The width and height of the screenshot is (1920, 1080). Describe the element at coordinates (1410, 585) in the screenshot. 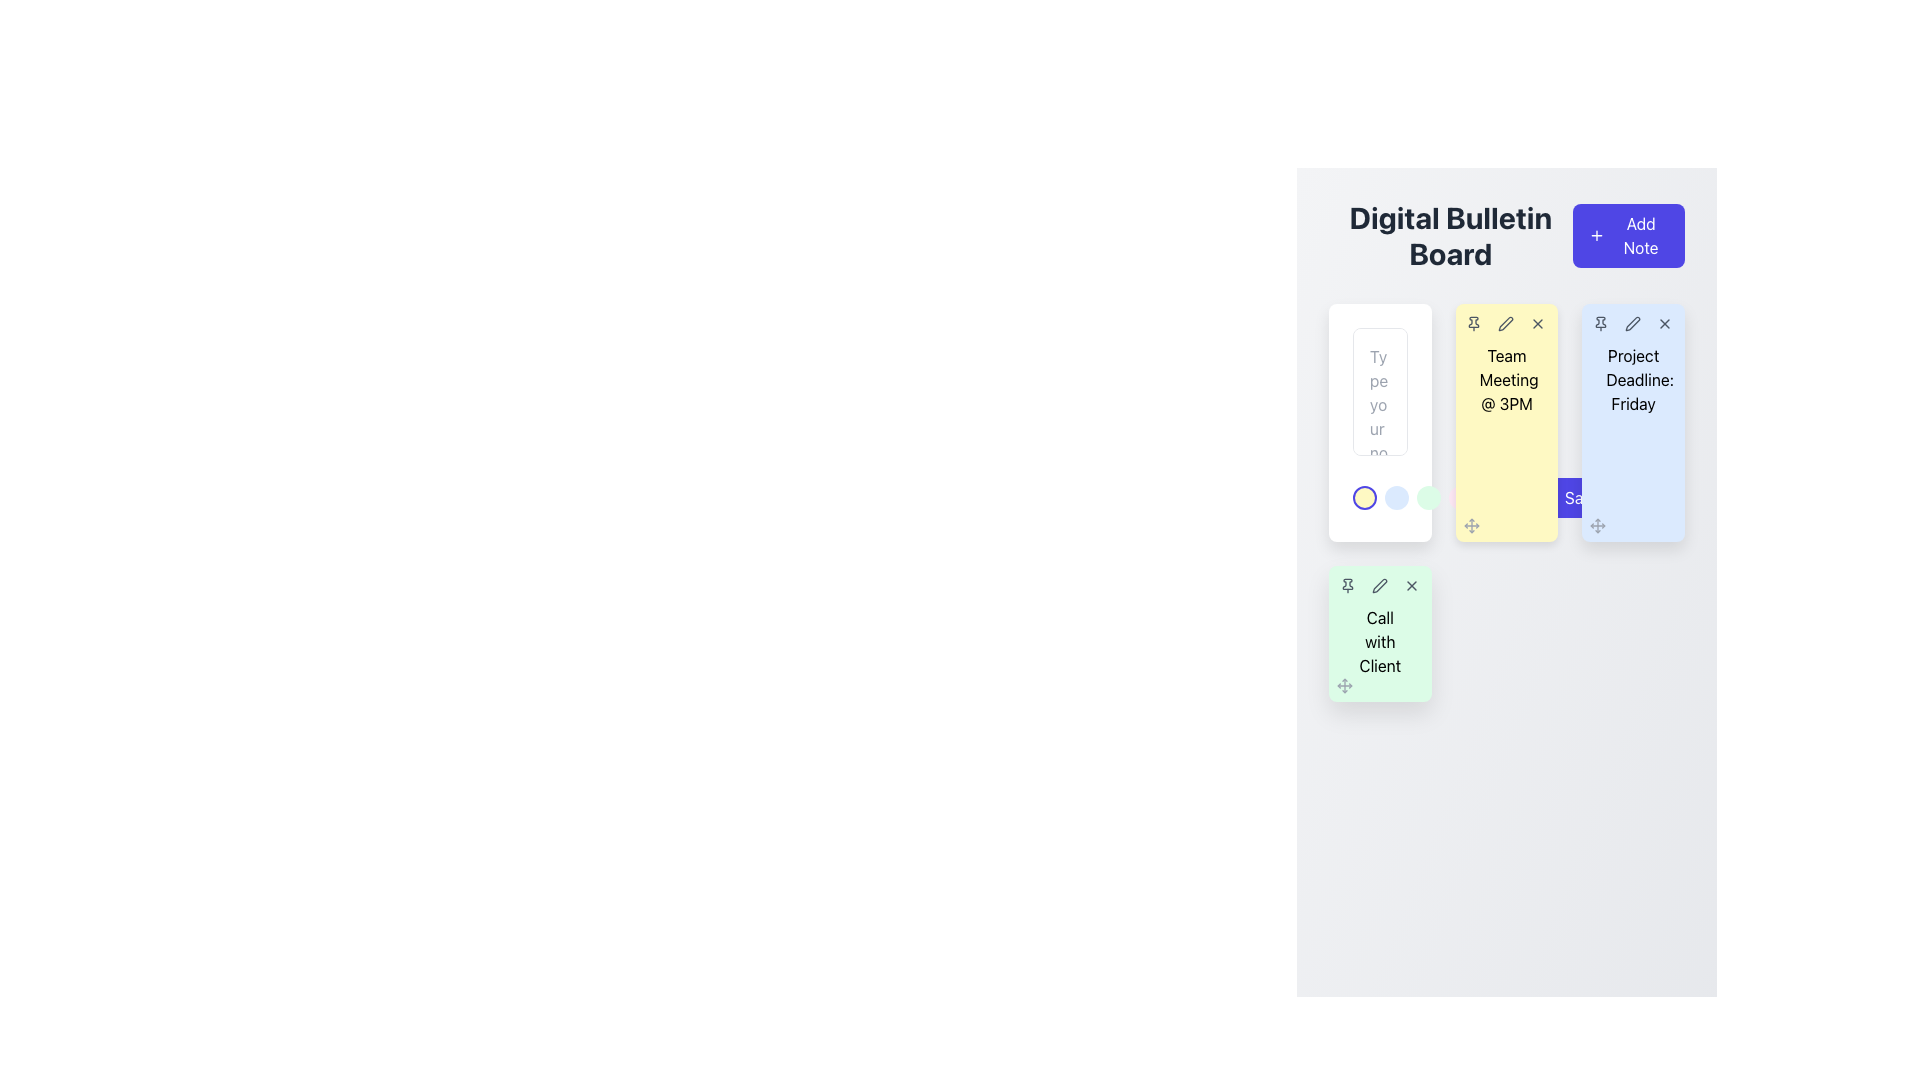

I see `the 'X' icon button in the top-right corner of the light green note labeled 'Call with Client'` at that location.